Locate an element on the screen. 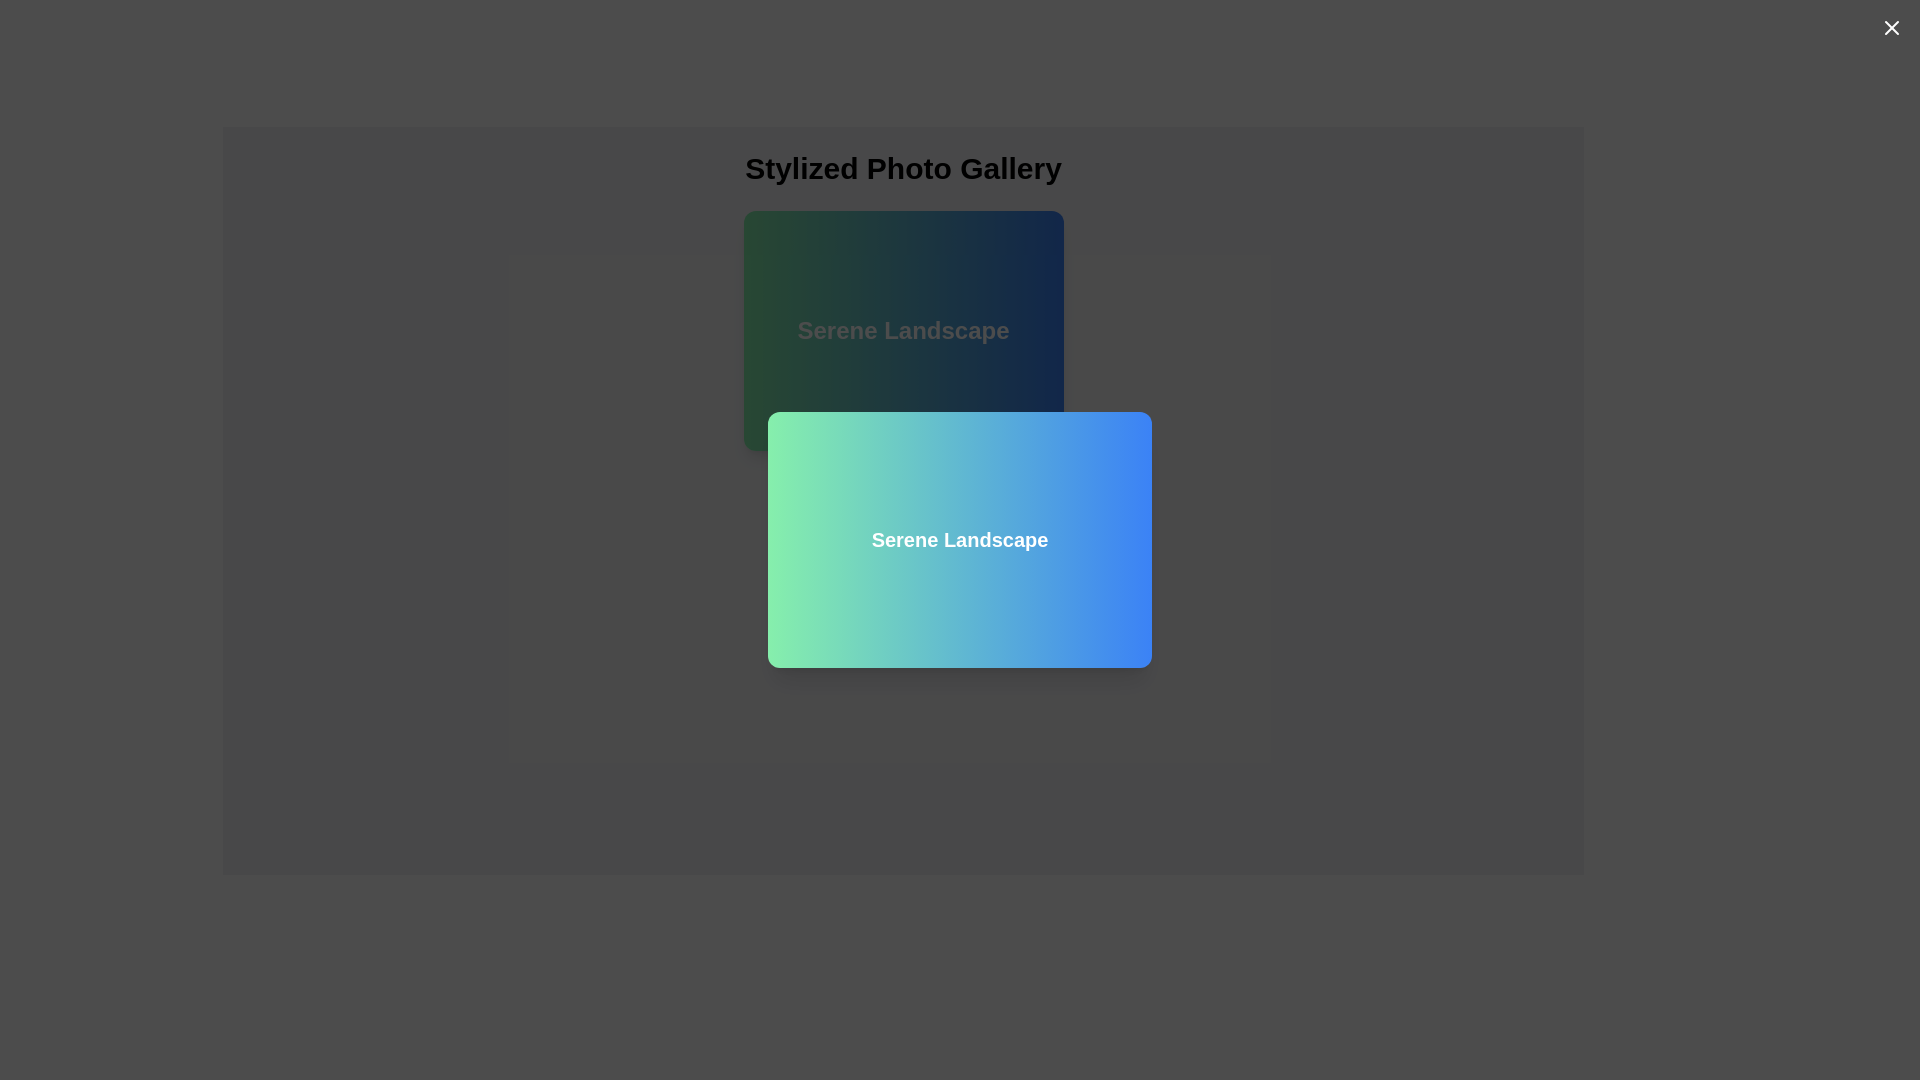 The width and height of the screenshot is (1920, 1080). 'Serene Landscape' text label, which is displayed in a large, semibold white font on a gradient background, for accessibility features is located at coordinates (902, 330).